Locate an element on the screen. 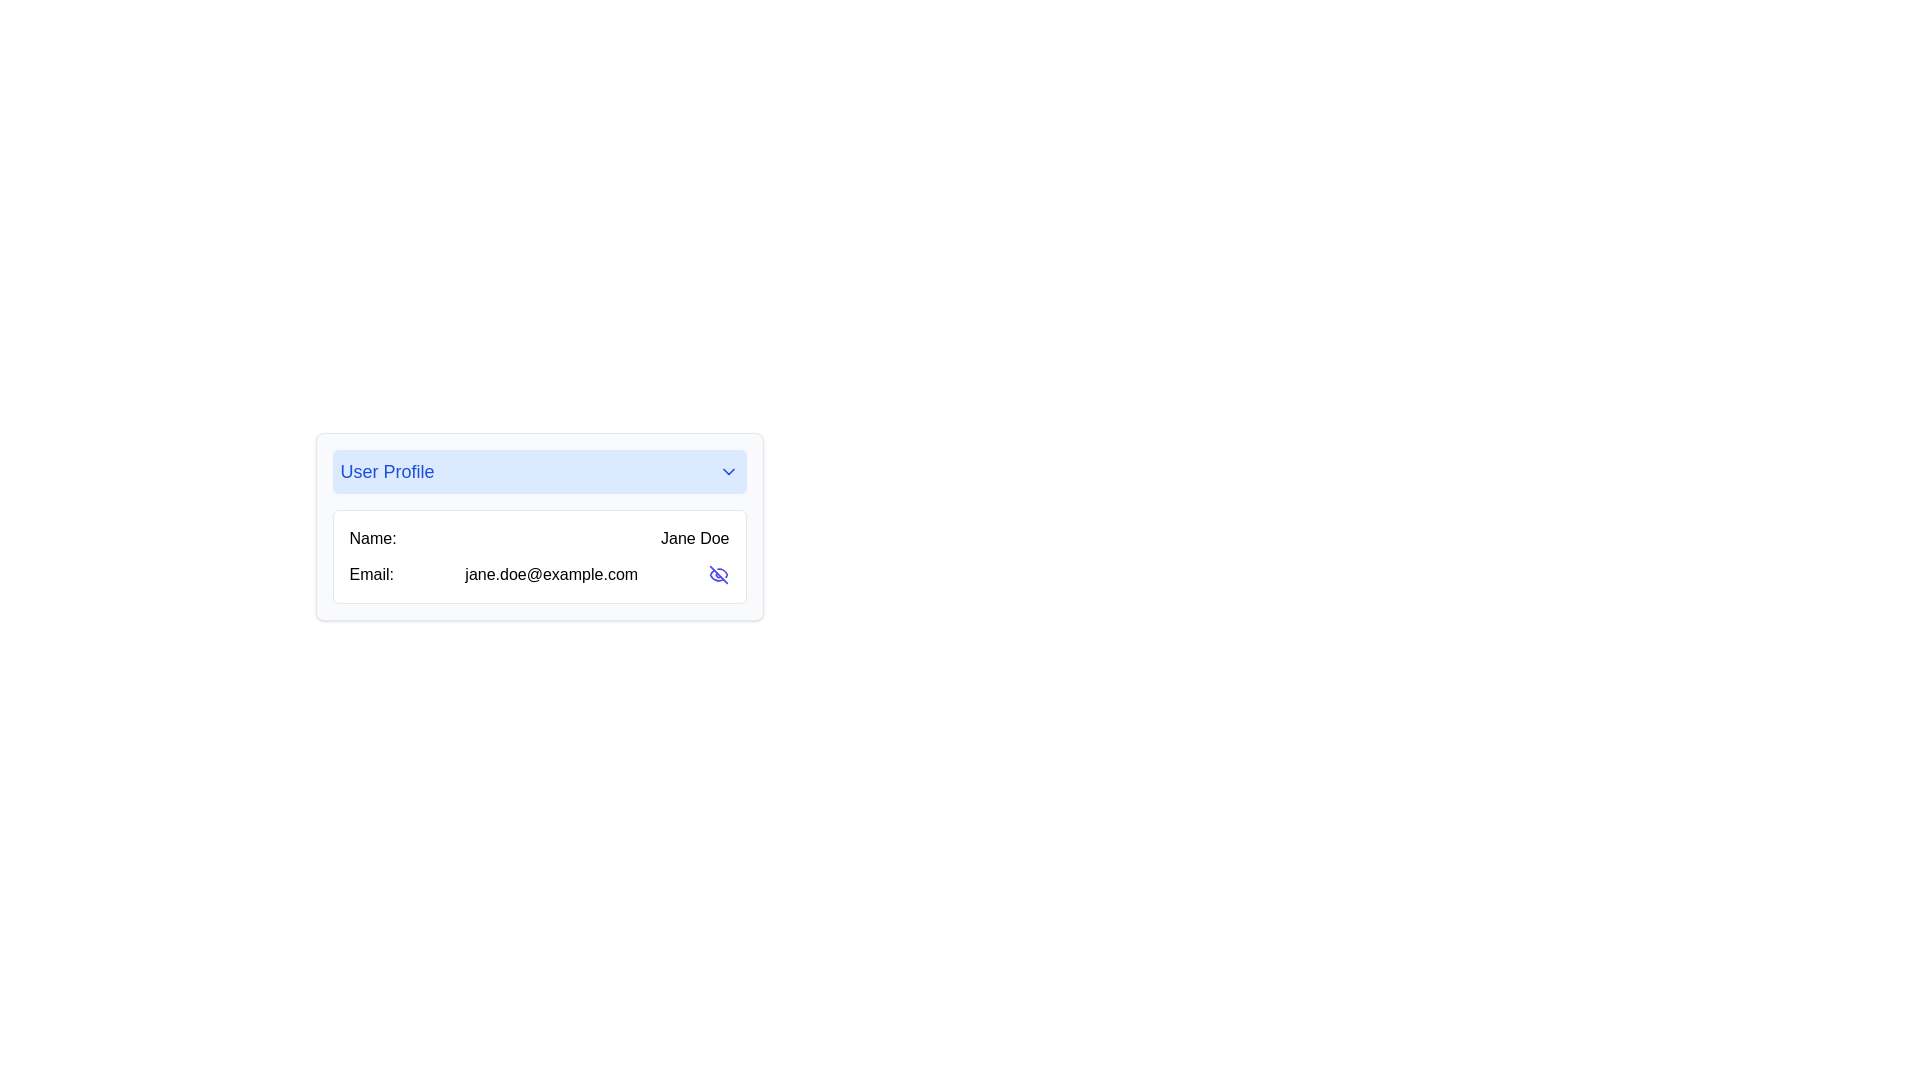 This screenshot has height=1080, width=1920. the eye-off visibility toggle icon, which is the third interactive icon in the row next to the email address 'jane.doe@example.com' in the user profile section is located at coordinates (719, 574).